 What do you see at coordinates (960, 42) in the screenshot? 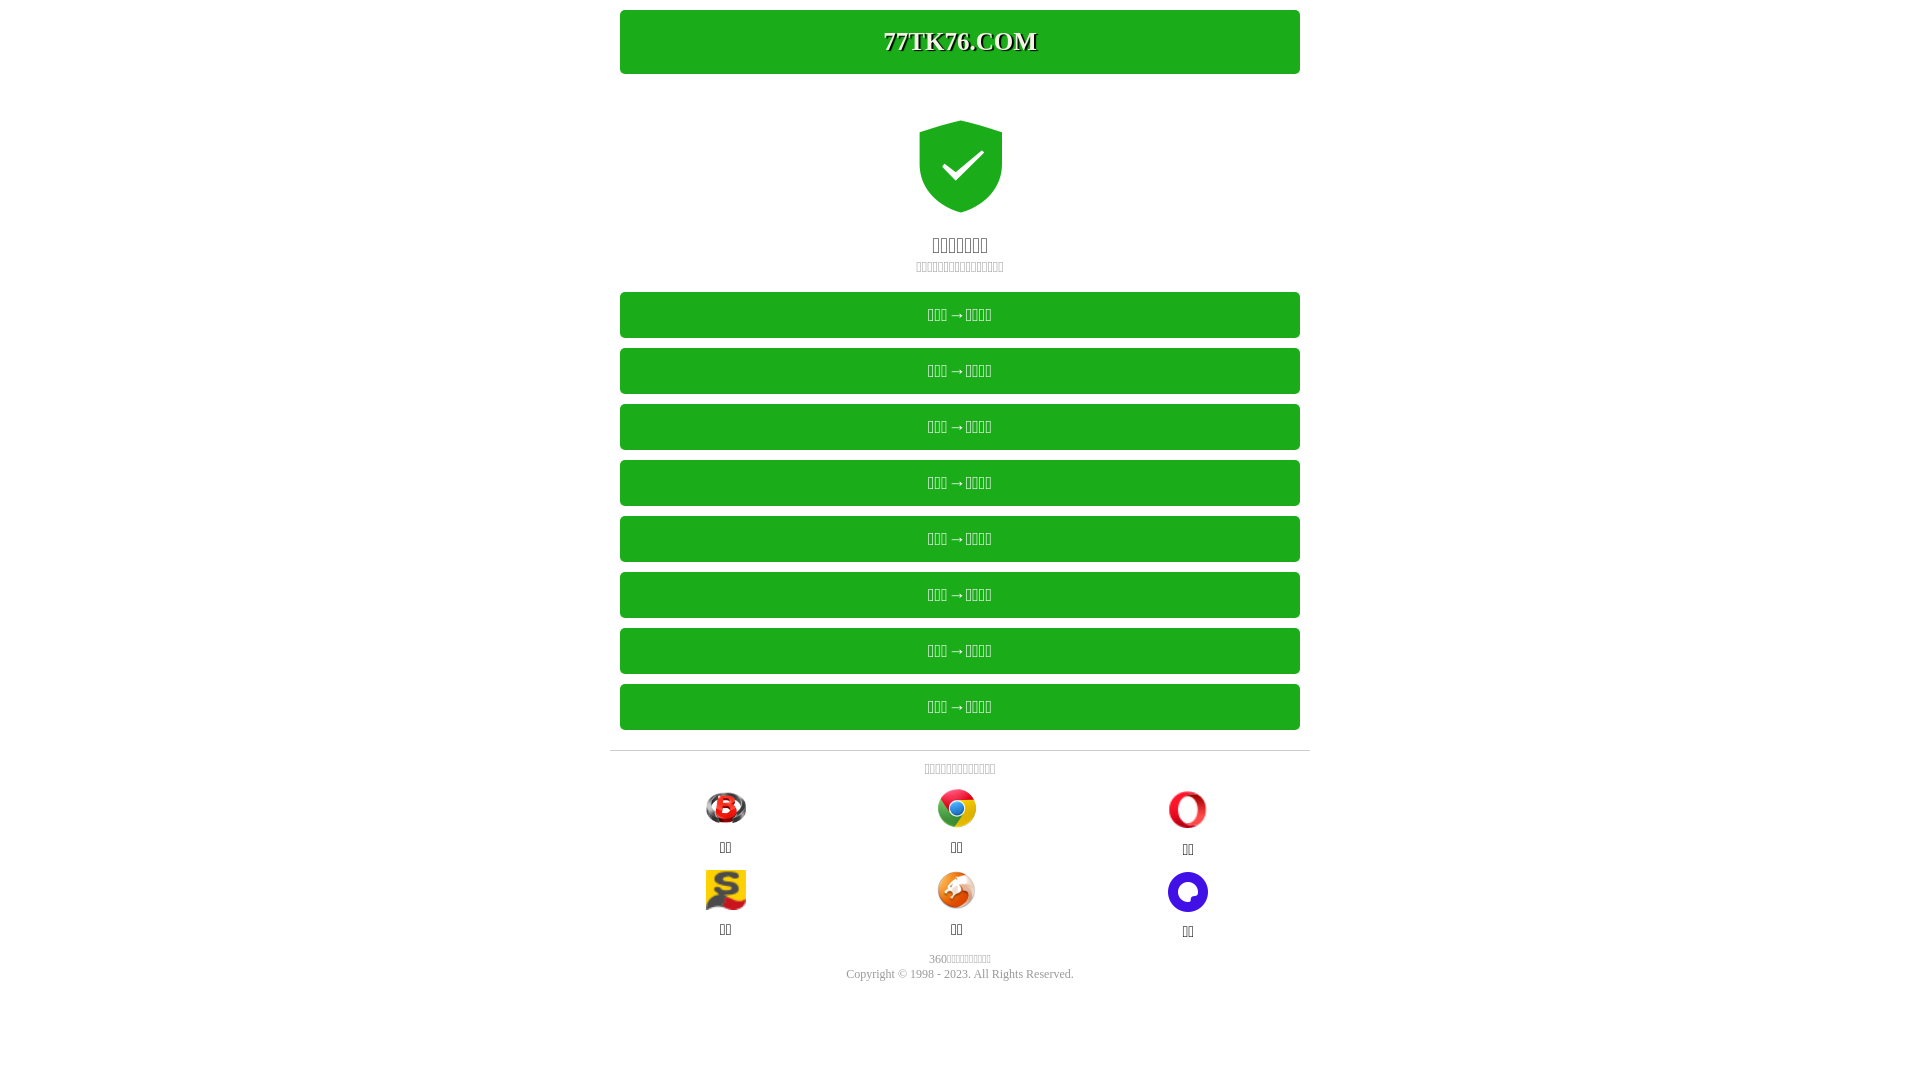
I see `'77TK75.COM'` at bounding box center [960, 42].